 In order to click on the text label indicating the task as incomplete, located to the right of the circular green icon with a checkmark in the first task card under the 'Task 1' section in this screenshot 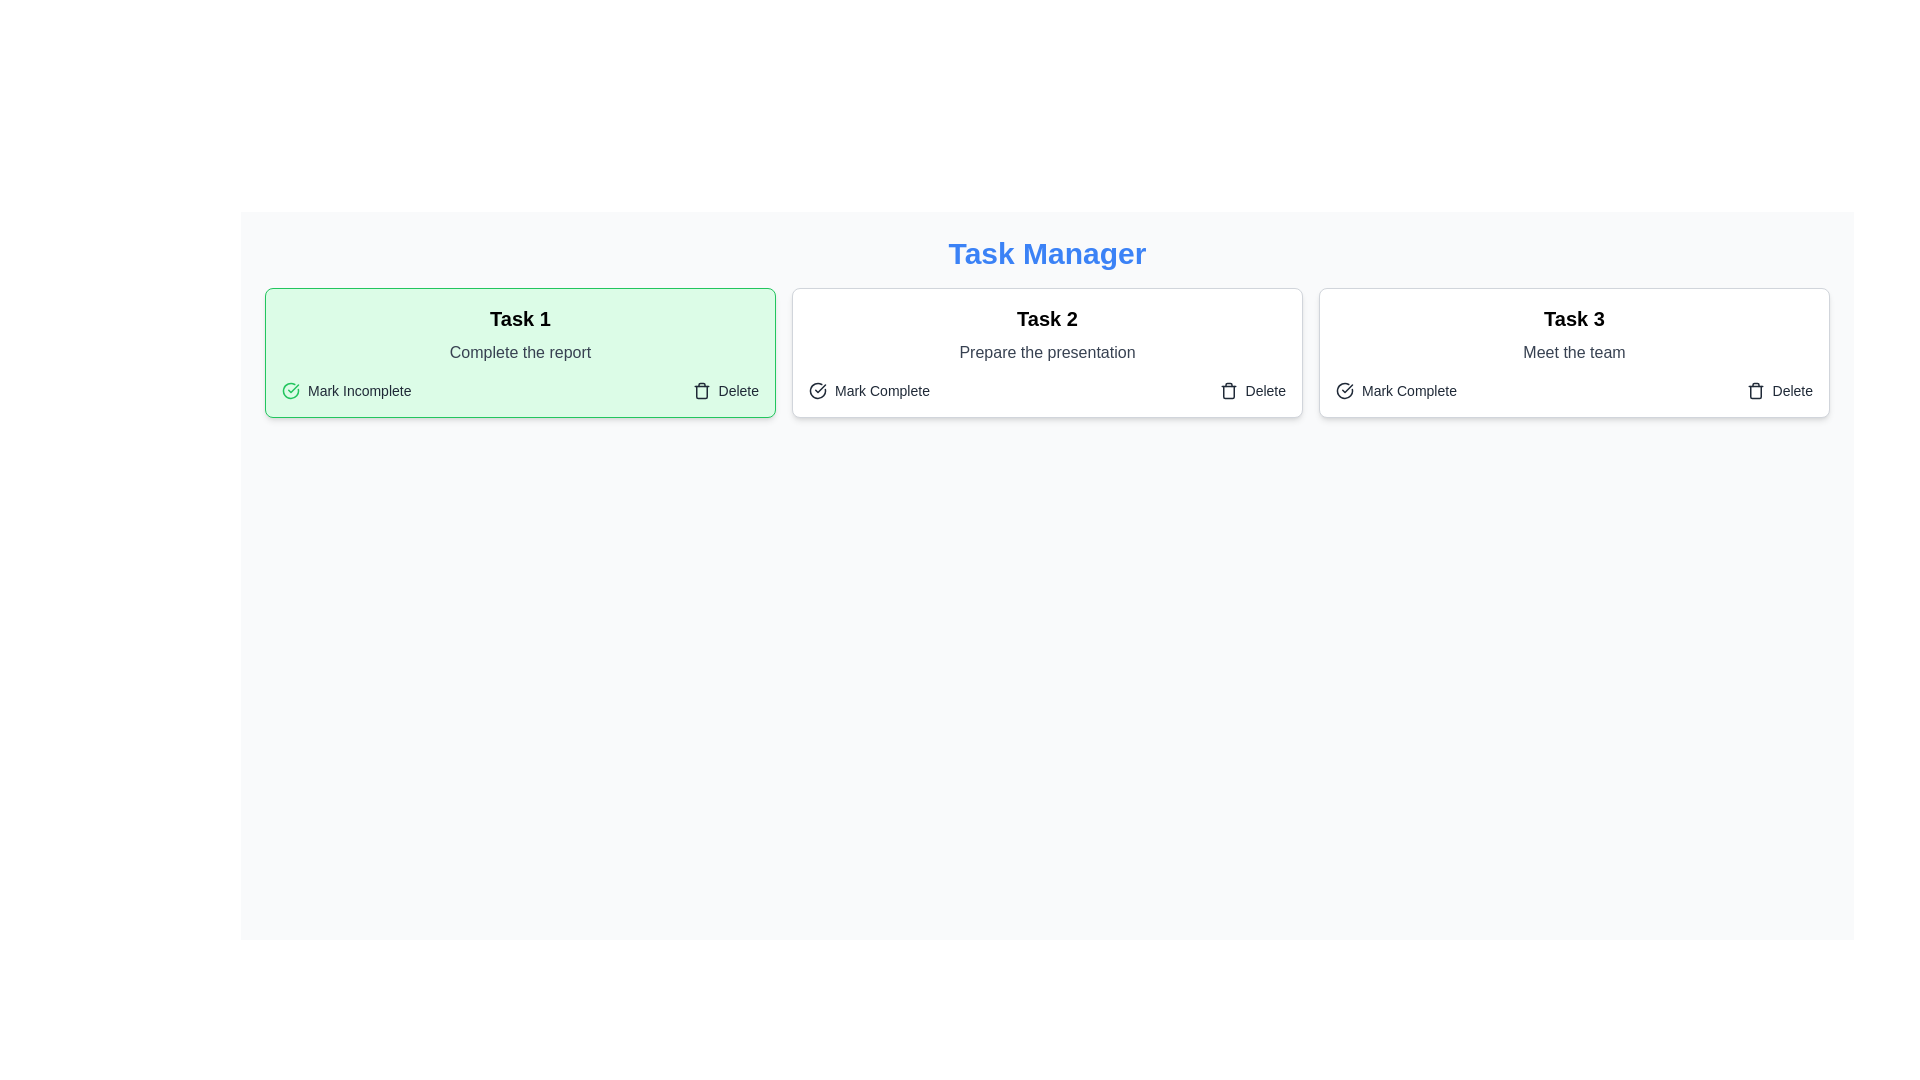, I will do `click(359, 390)`.